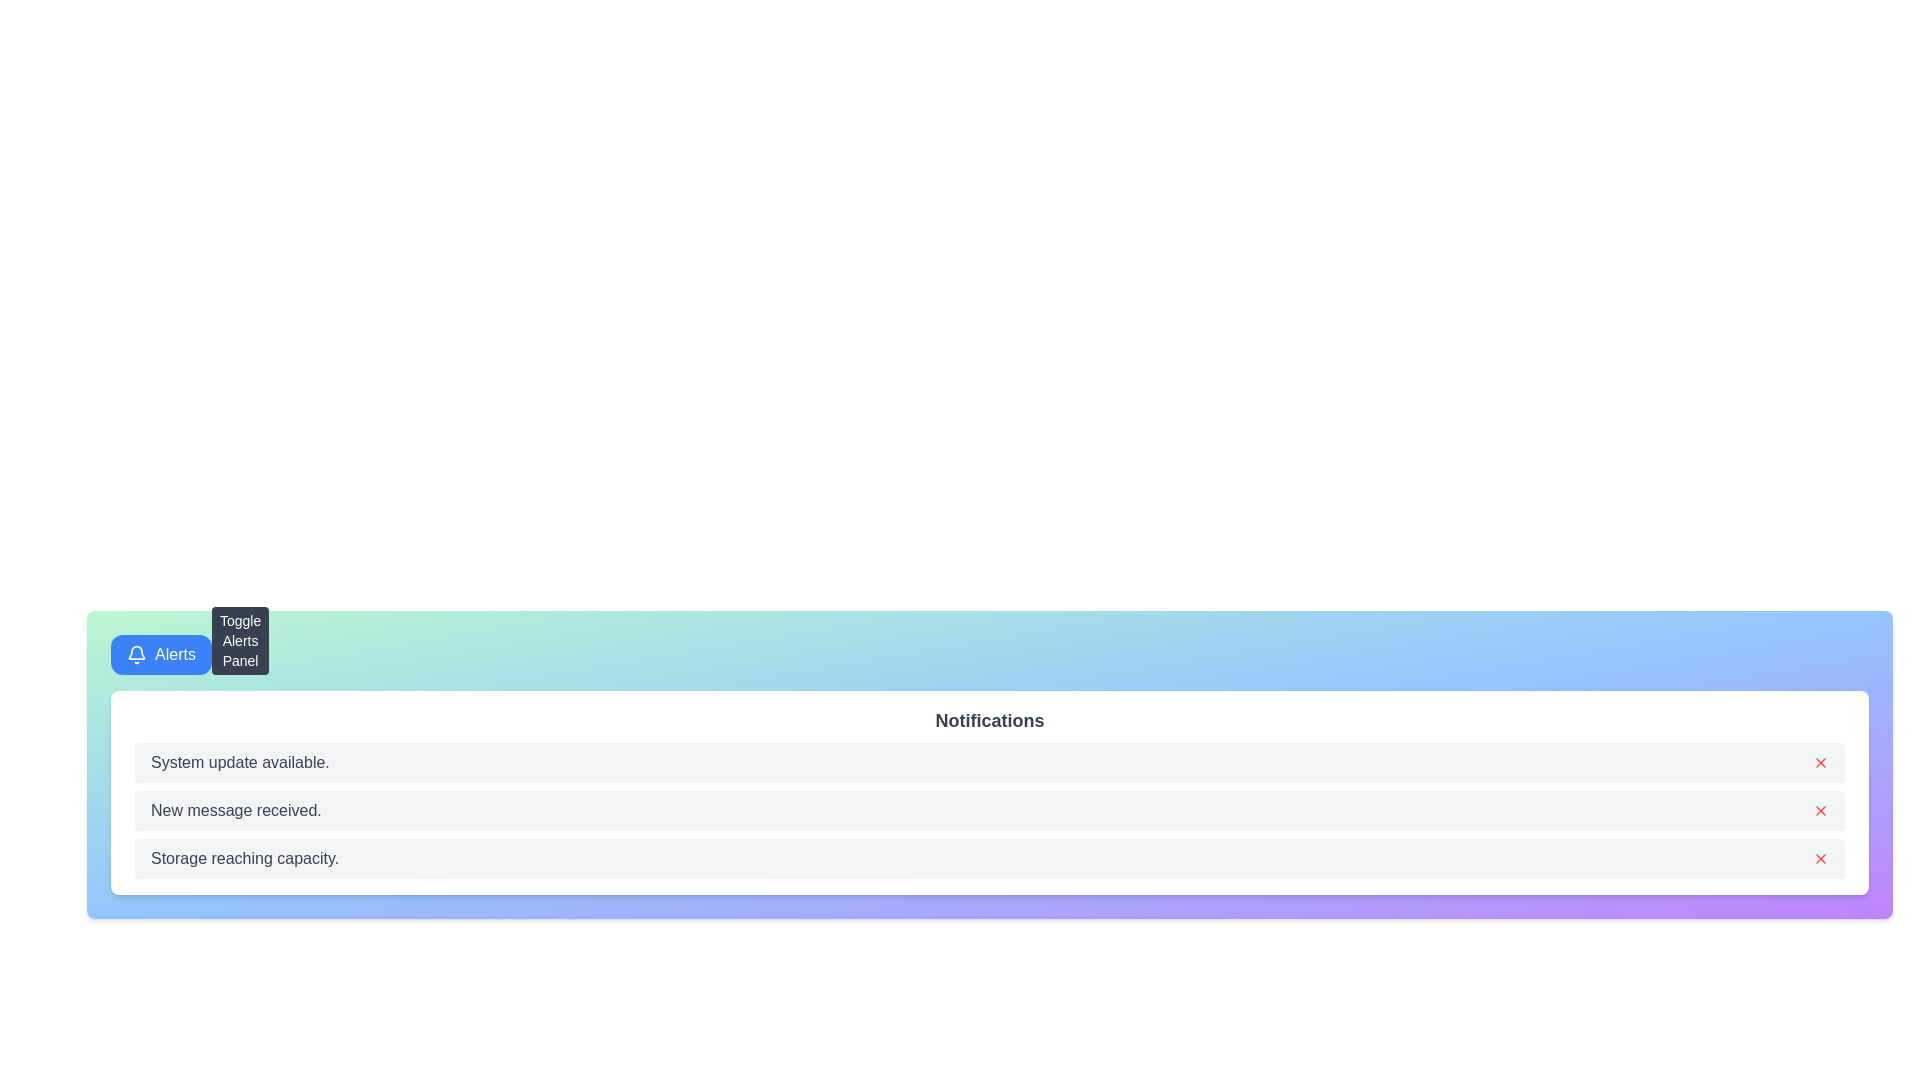  Describe the element at coordinates (1820, 858) in the screenshot. I see `the small red 'X' icon button located at the far-right side of the notification panel next to the message 'Storage reaching capacity' to observe the hover effect` at that location.